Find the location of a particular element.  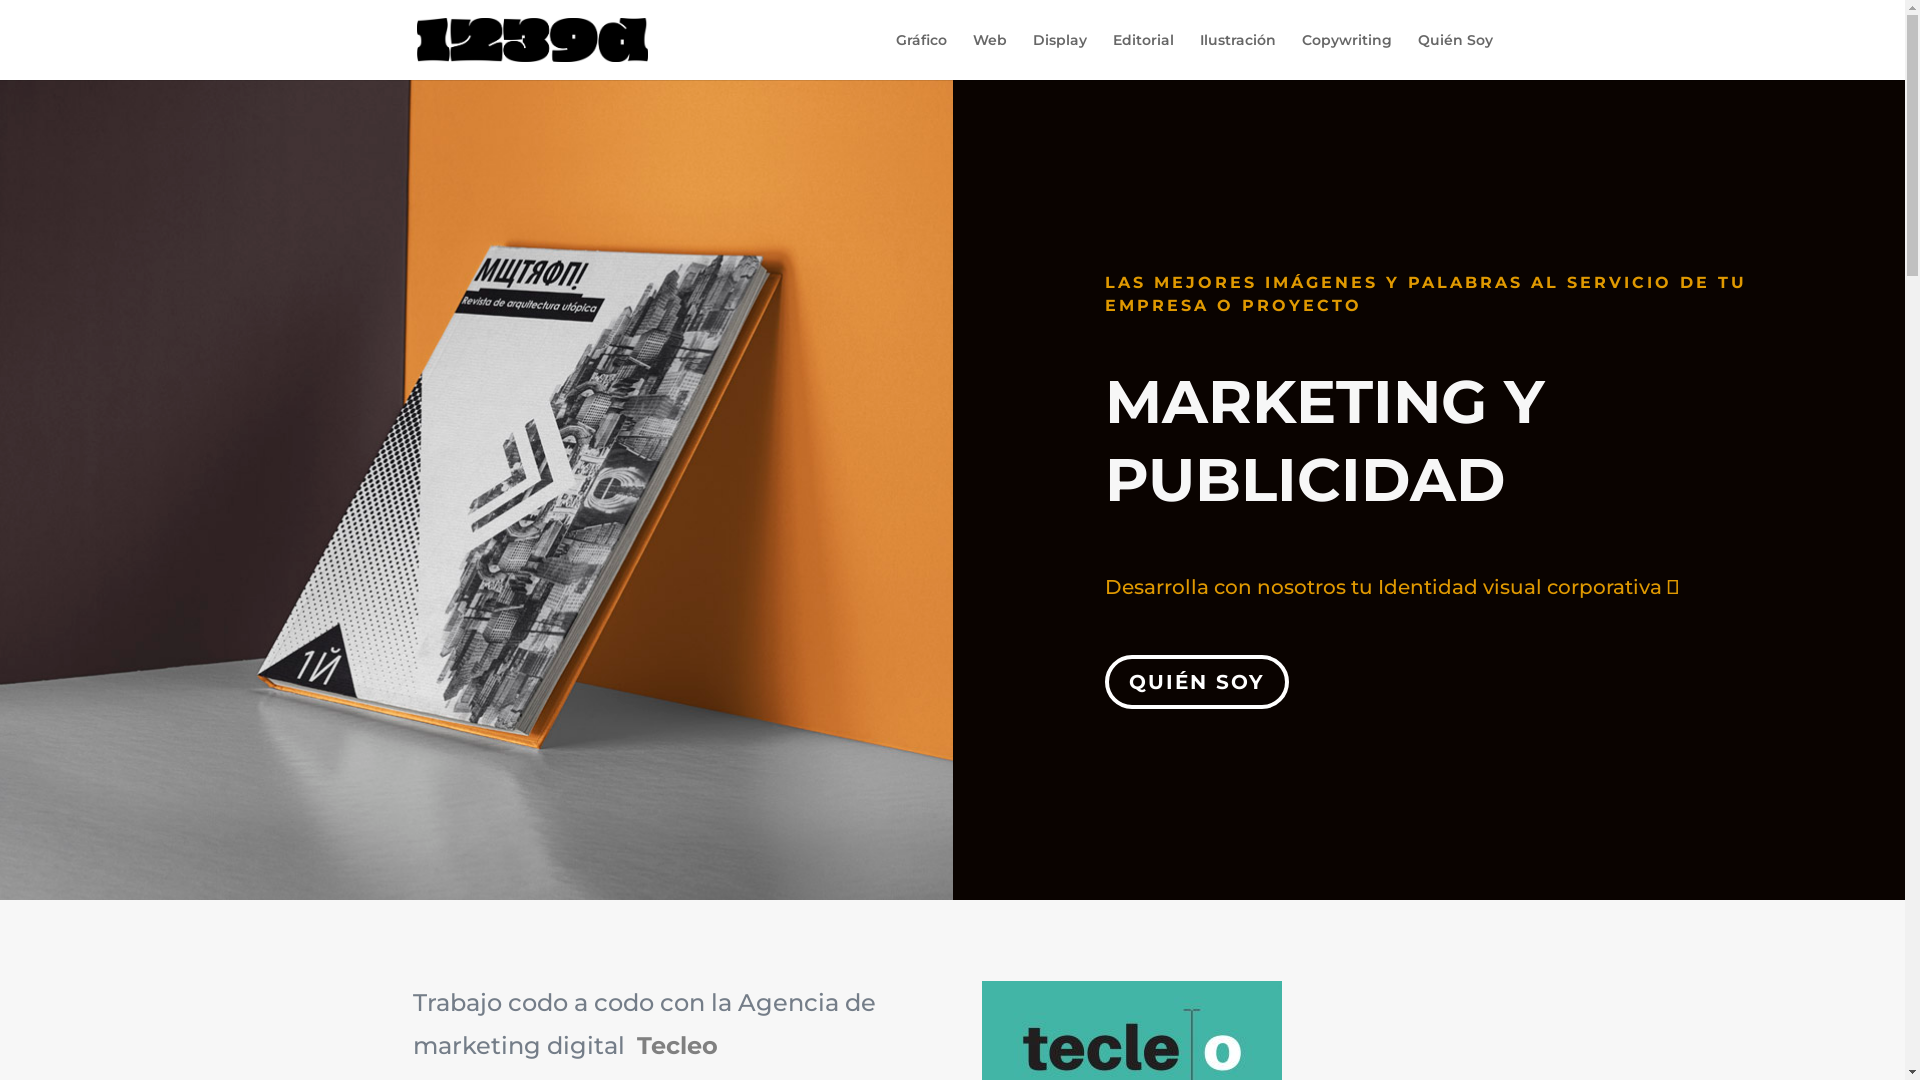

'Editorial' is located at coordinates (1142, 55).